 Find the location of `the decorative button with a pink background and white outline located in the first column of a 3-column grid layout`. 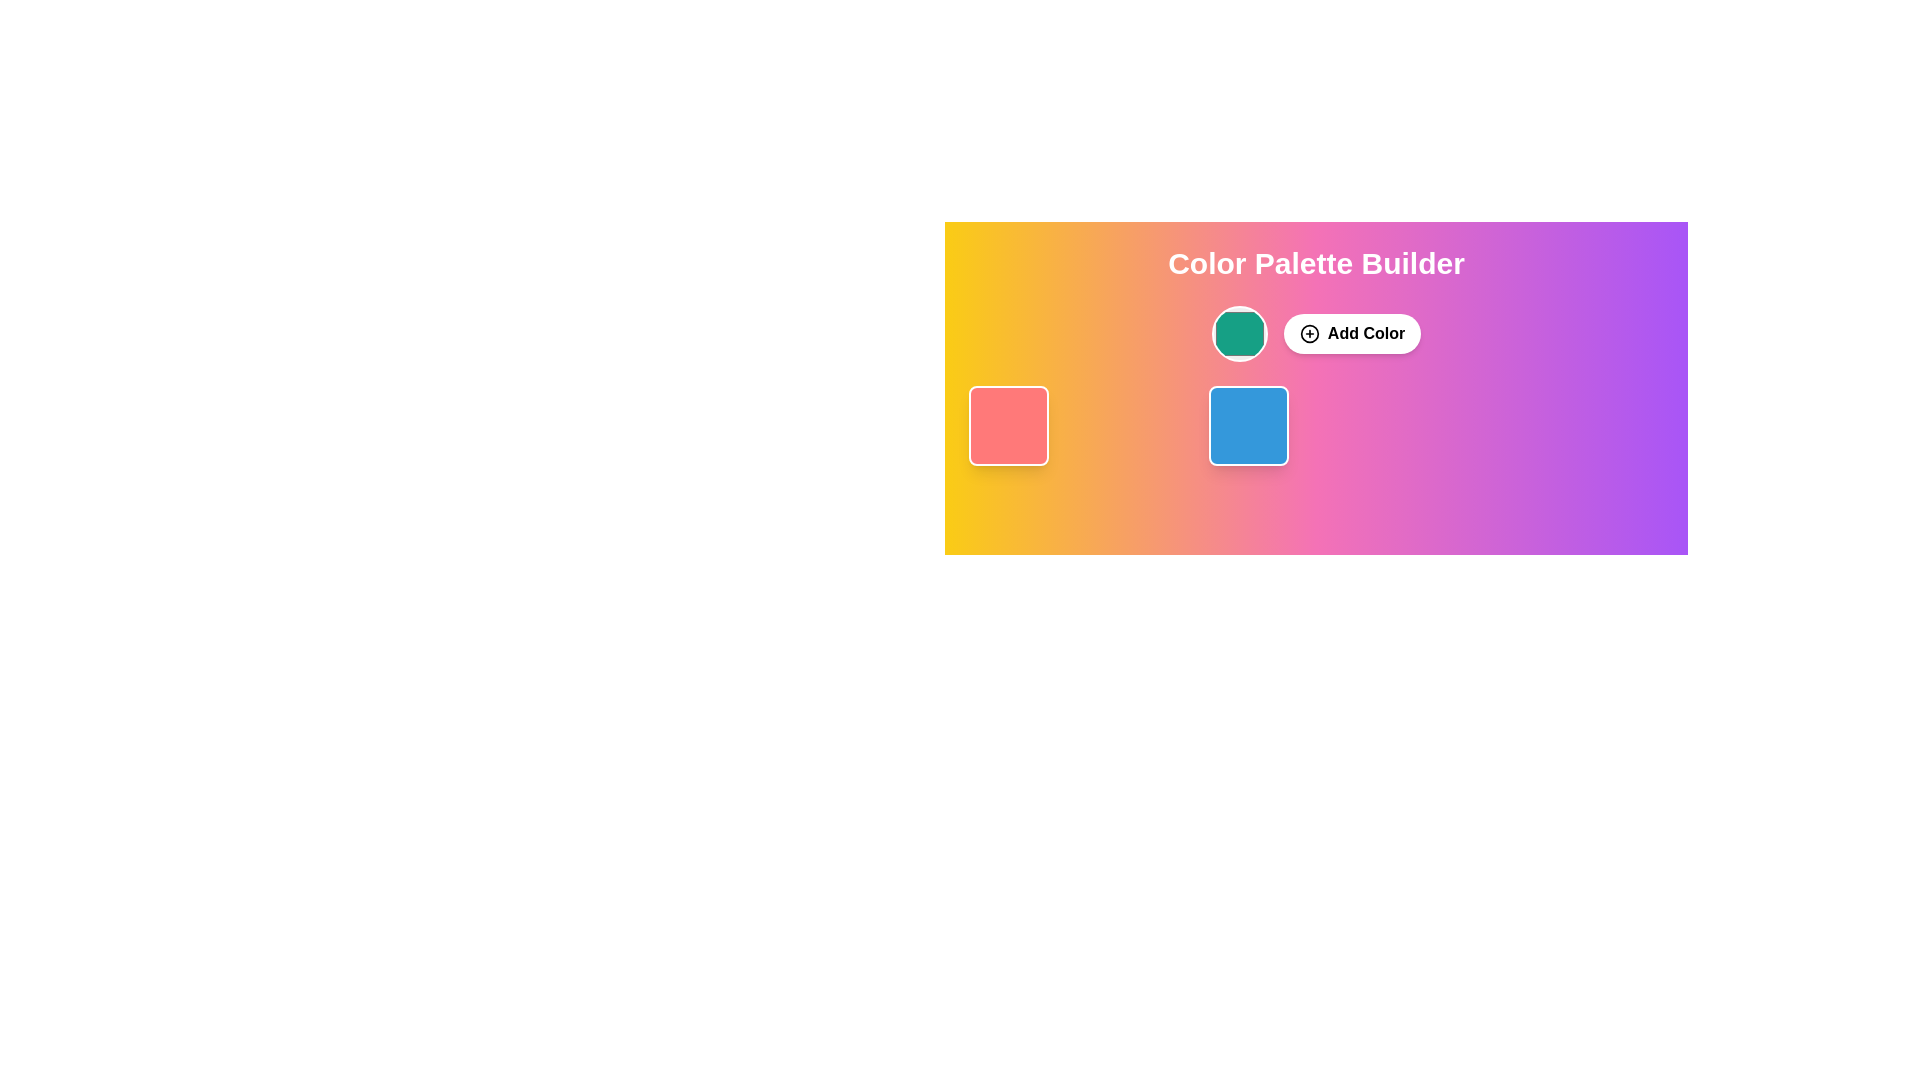

the decorative button with a pink background and white outline located in the first column of a 3-column grid layout is located at coordinates (1075, 424).